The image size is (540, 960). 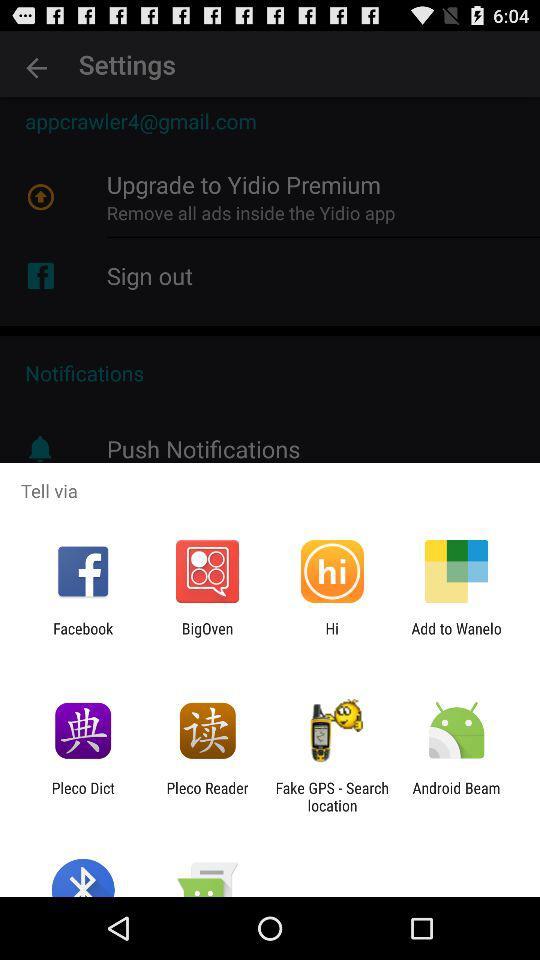 I want to click on add to wanelo item, so click(x=456, y=636).